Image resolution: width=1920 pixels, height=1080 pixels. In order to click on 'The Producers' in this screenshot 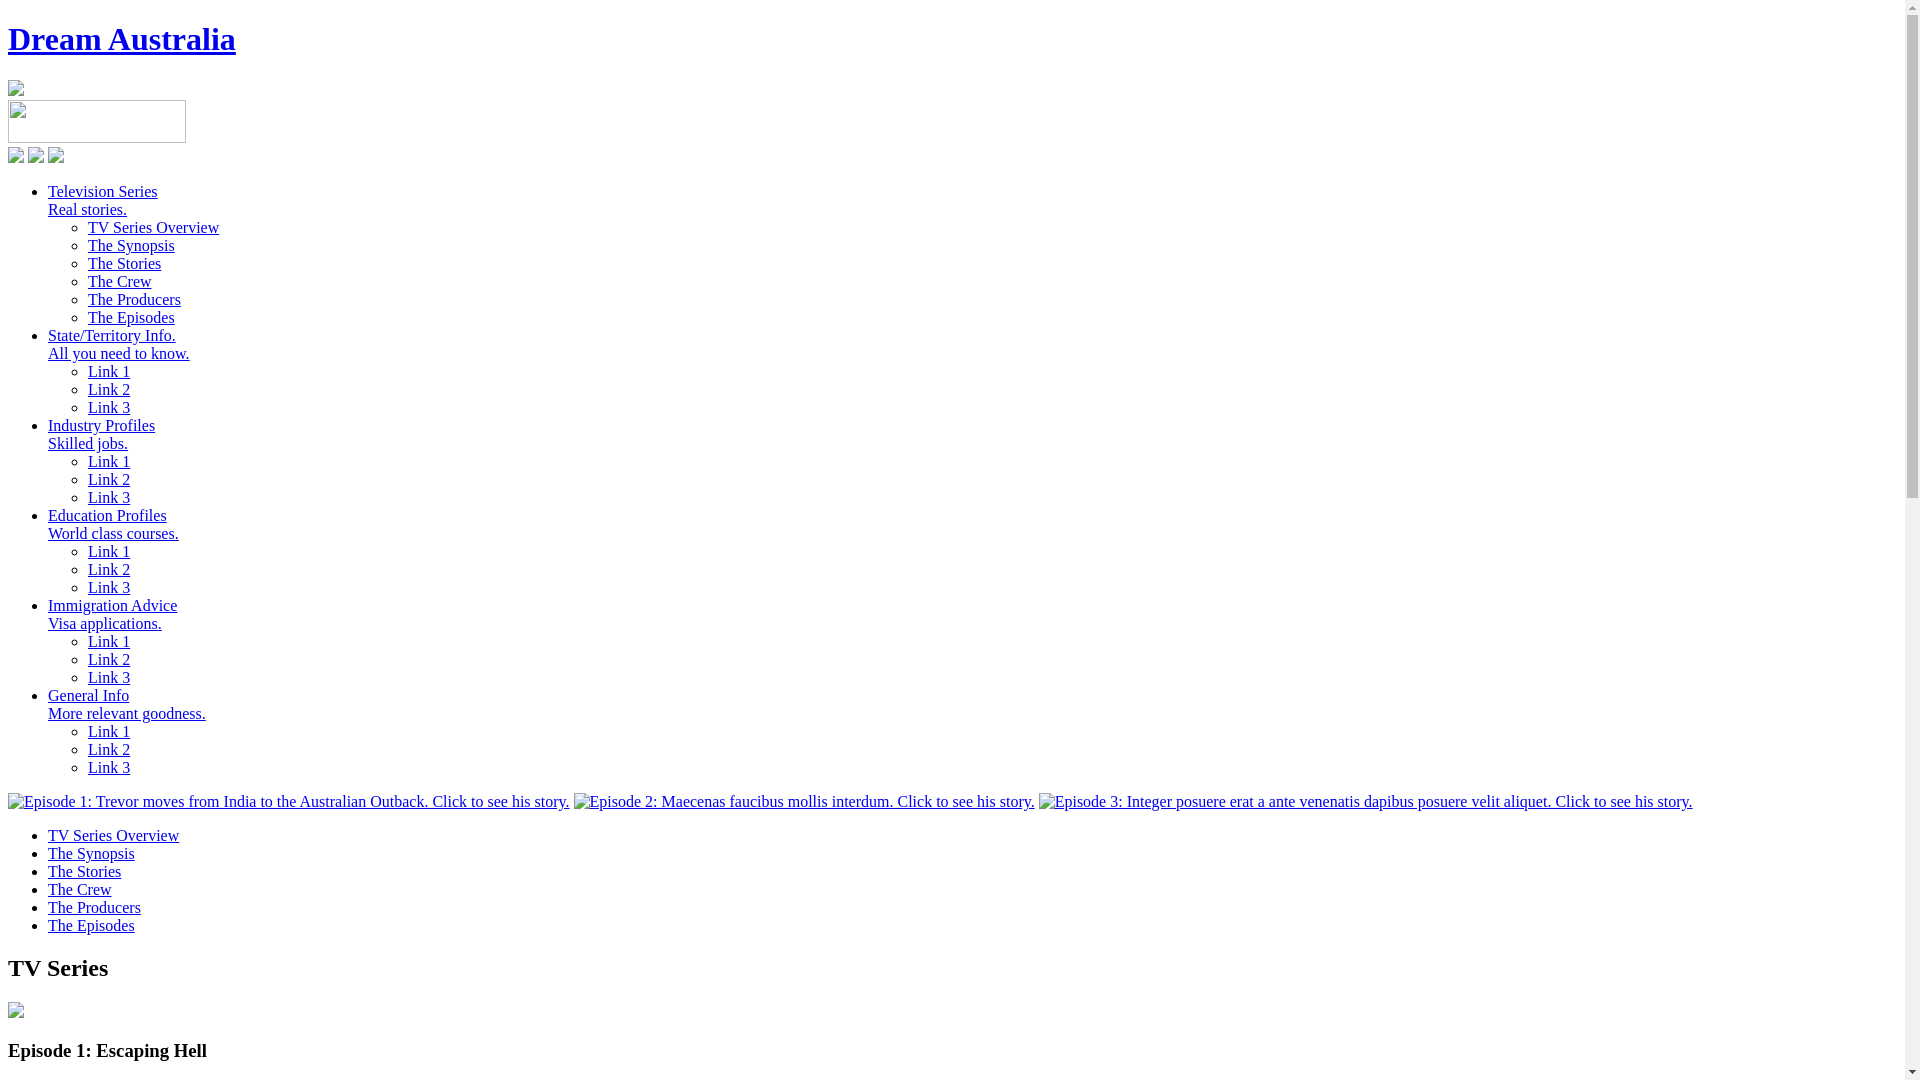, I will do `click(133, 299)`.